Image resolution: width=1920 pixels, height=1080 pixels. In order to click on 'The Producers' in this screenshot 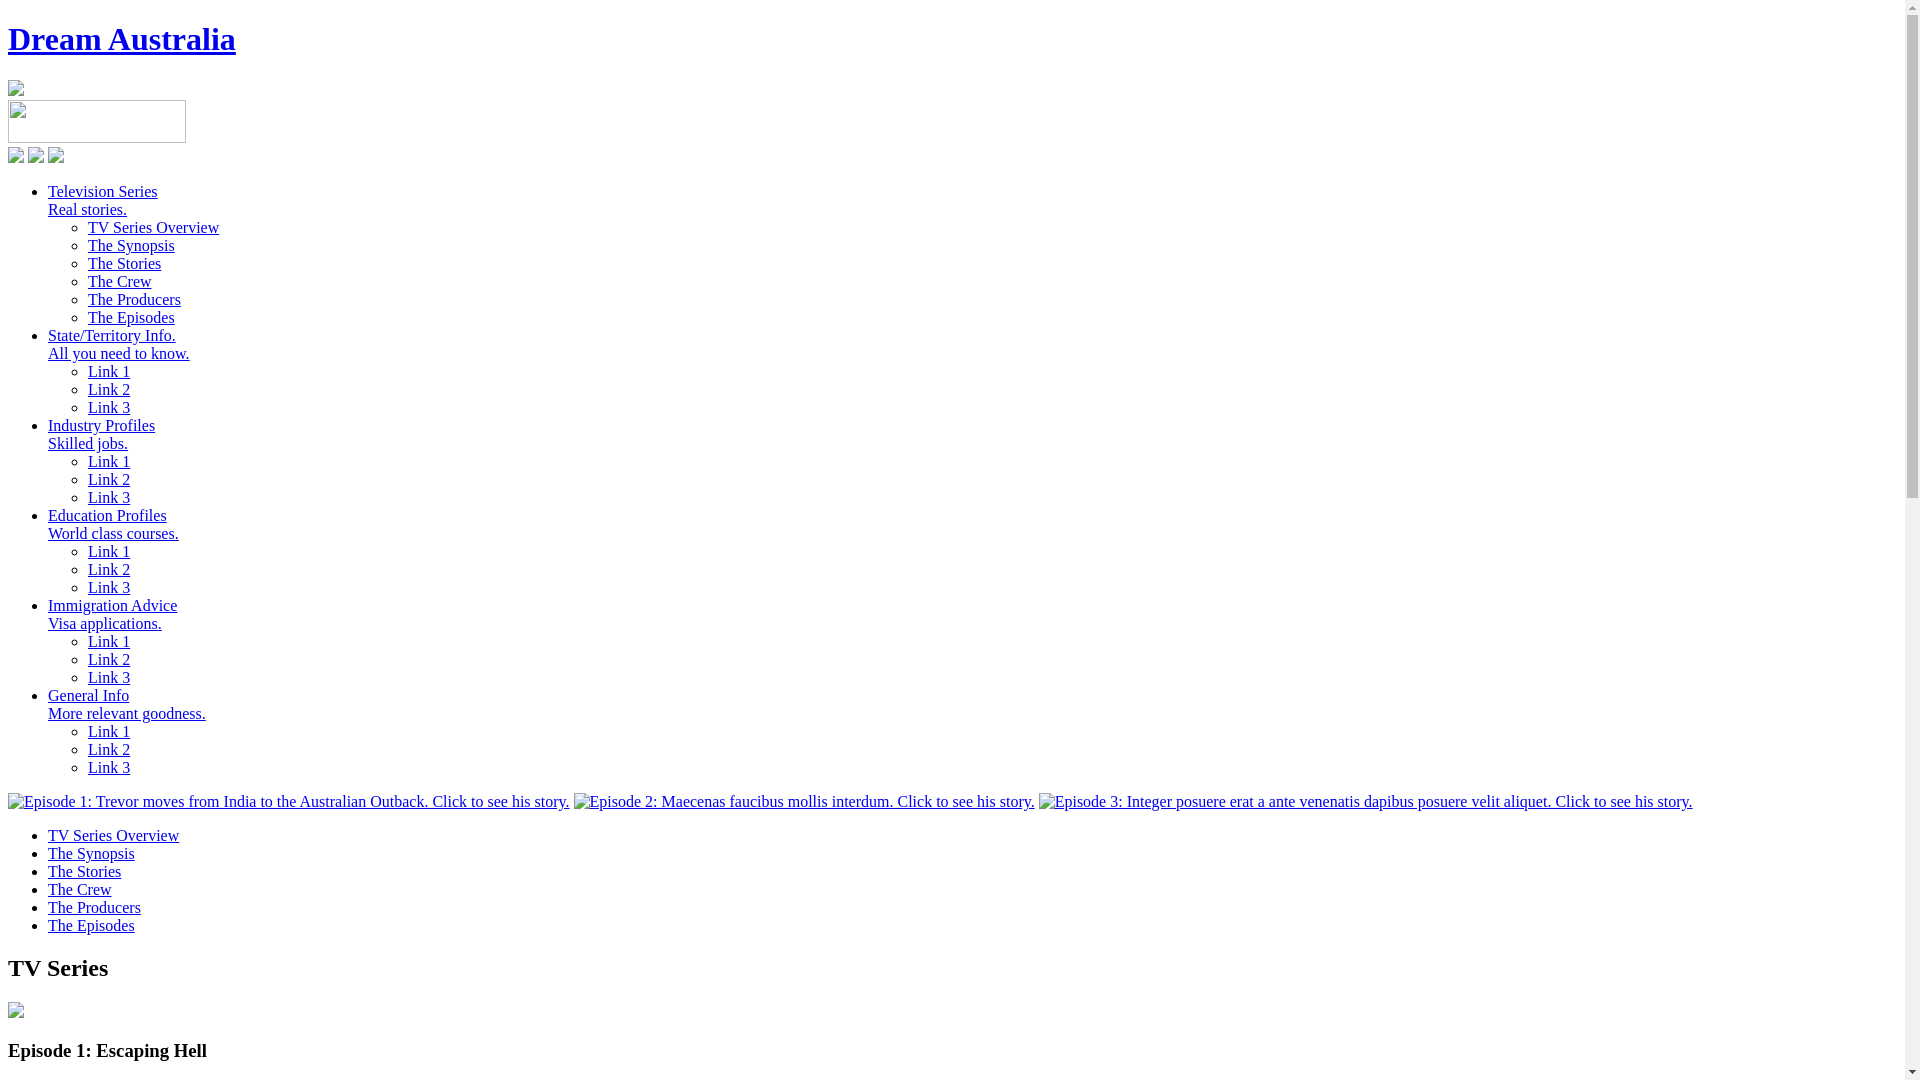, I will do `click(133, 299)`.